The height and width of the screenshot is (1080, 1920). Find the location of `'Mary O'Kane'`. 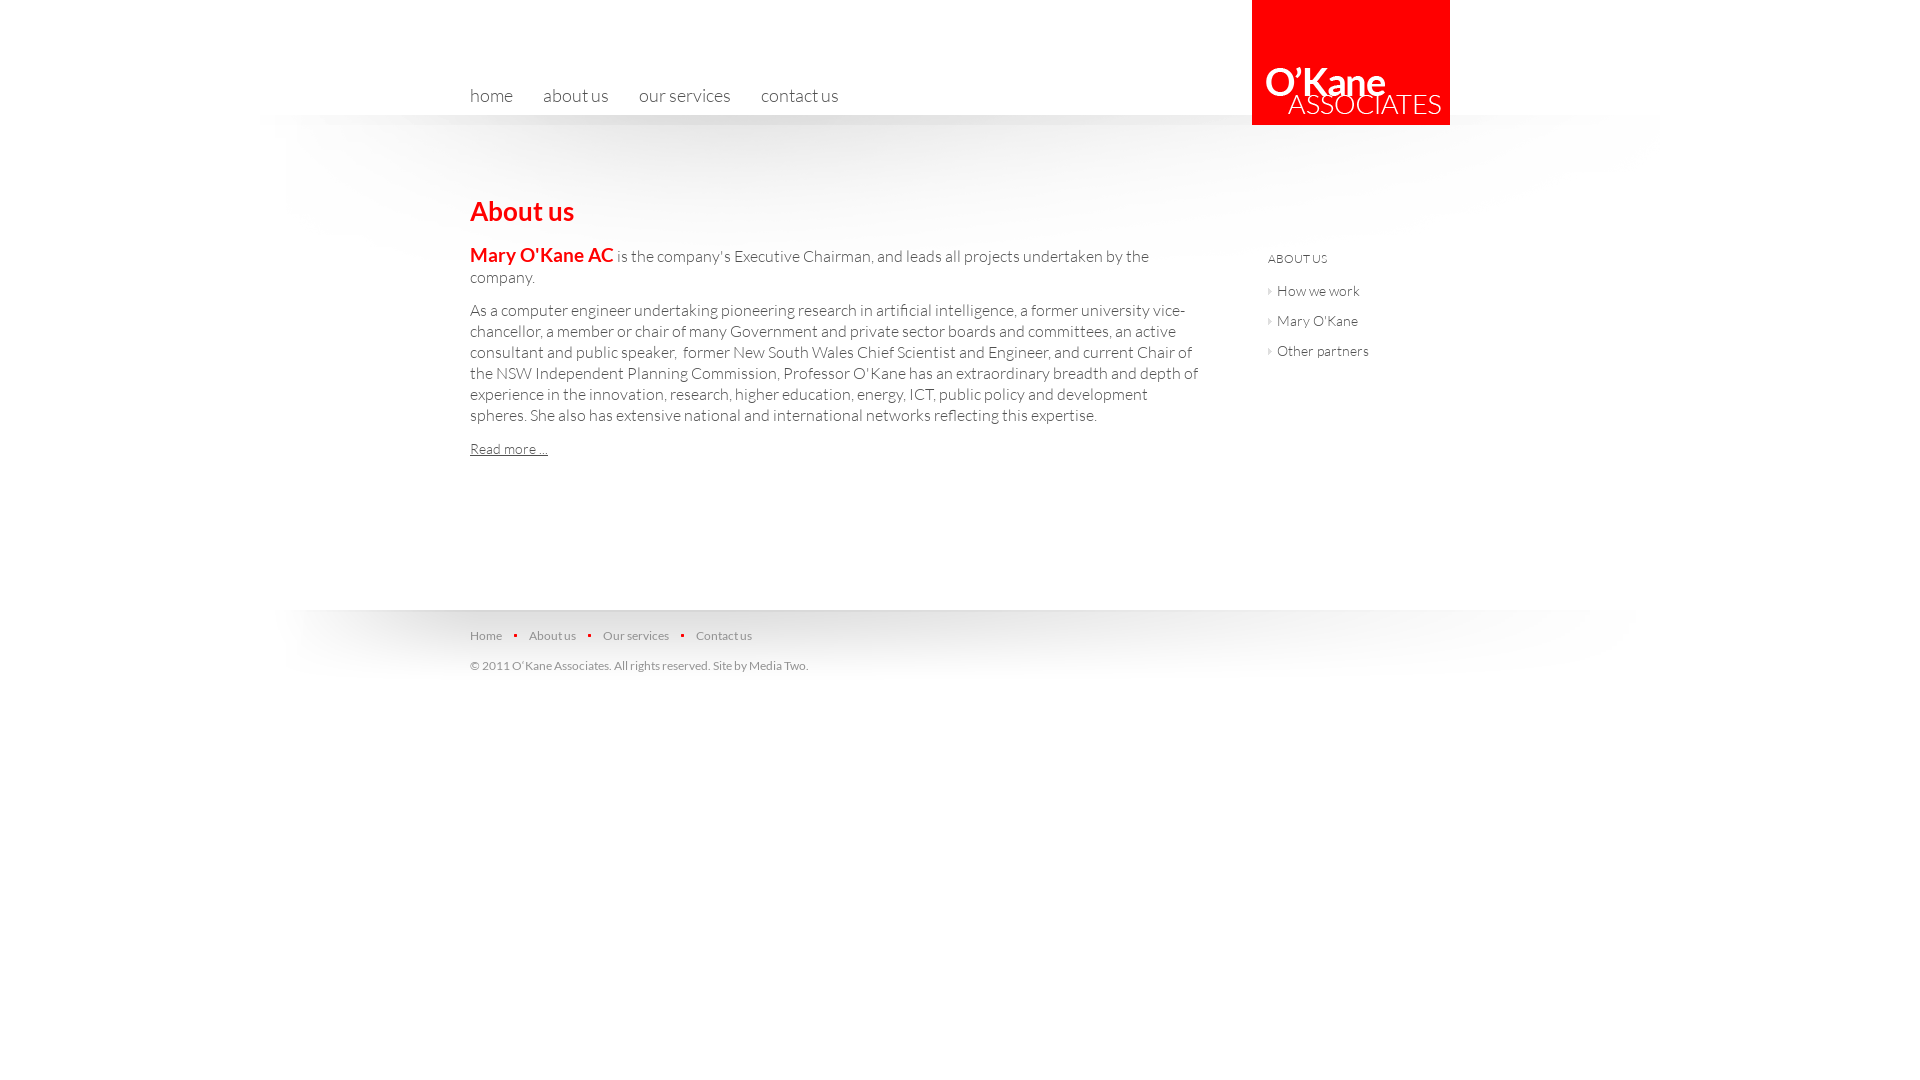

'Mary O'Kane' is located at coordinates (1350, 322).